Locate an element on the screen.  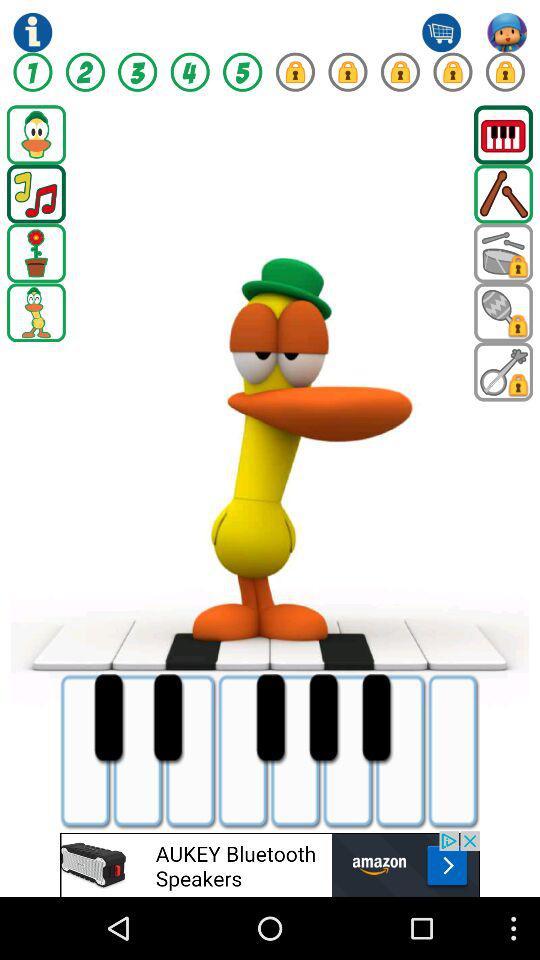
the avatar icon is located at coordinates (36, 143).